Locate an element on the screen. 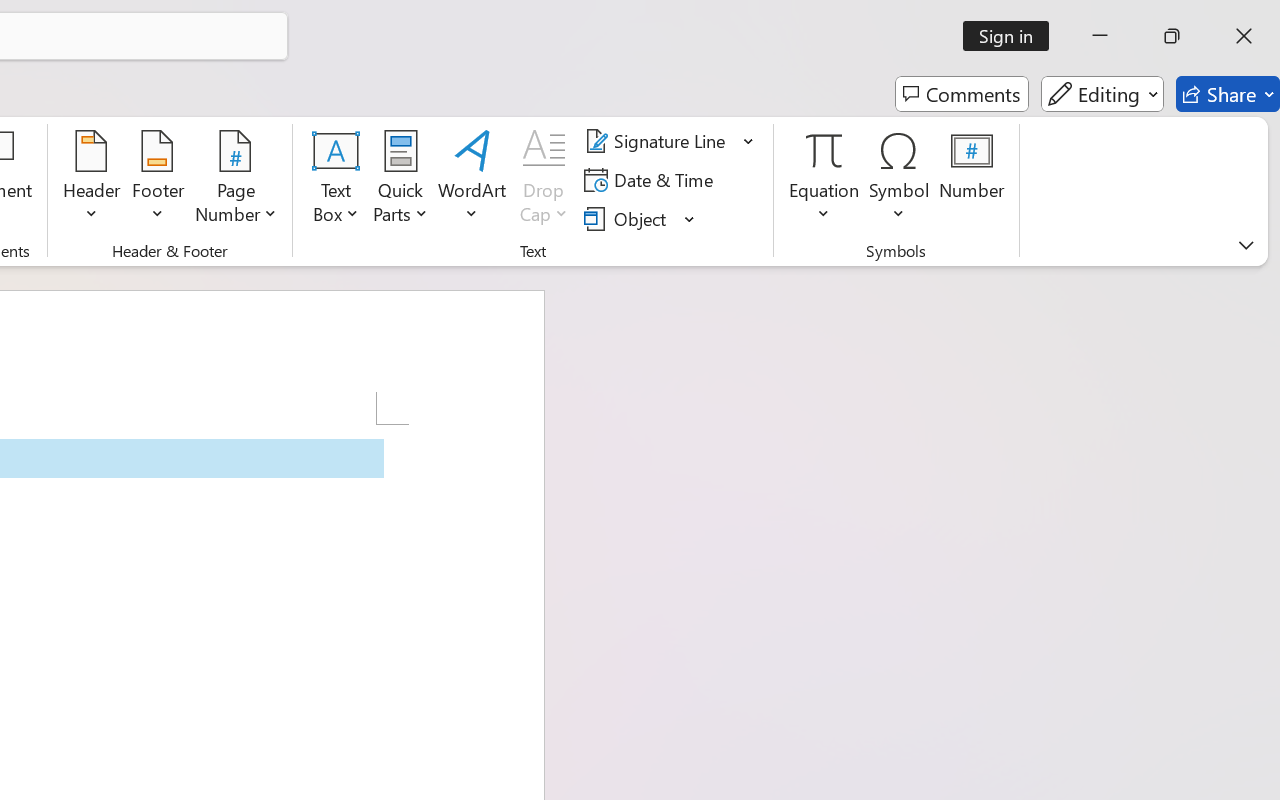 This screenshot has height=800, width=1280. 'Drop Cap' is located at coordinates (544, 179).